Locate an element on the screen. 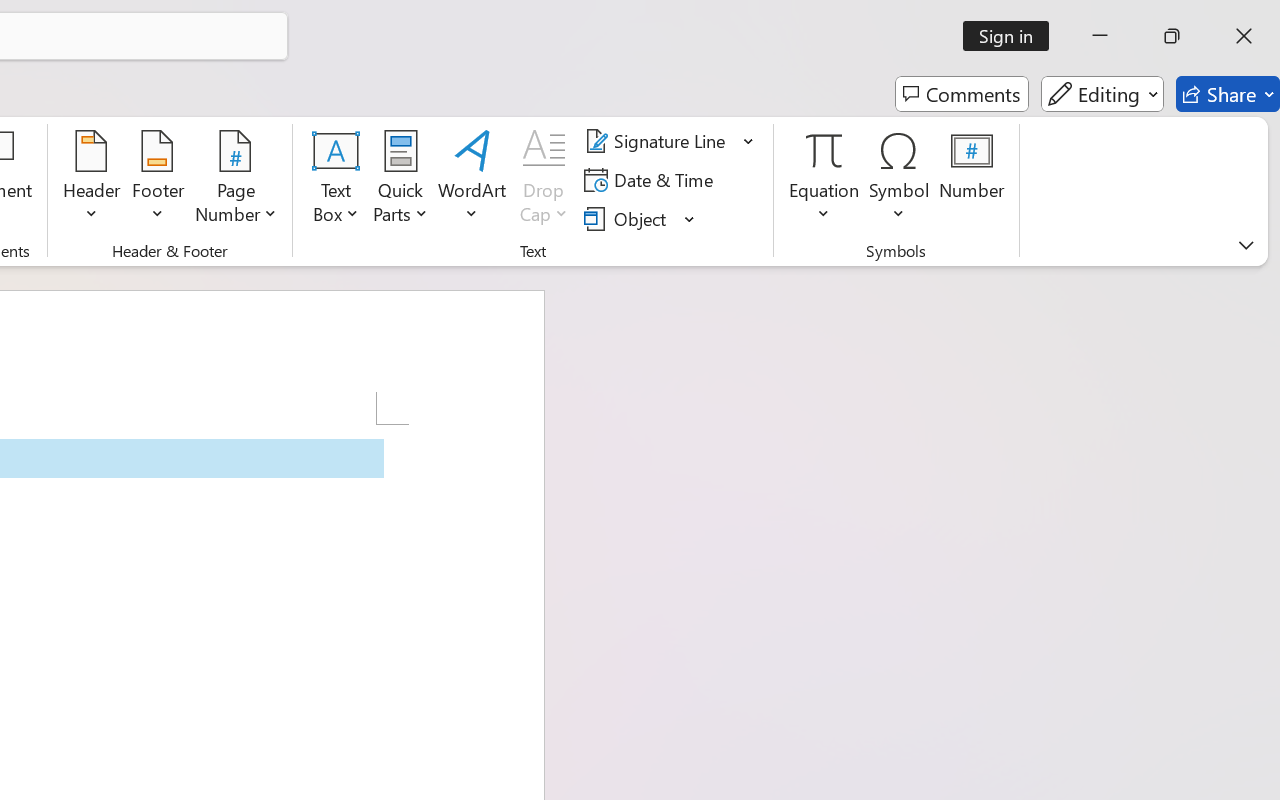 This screenshot has height=800, width=1280. 'Drop Cap' is located at coordinates (544, 179).